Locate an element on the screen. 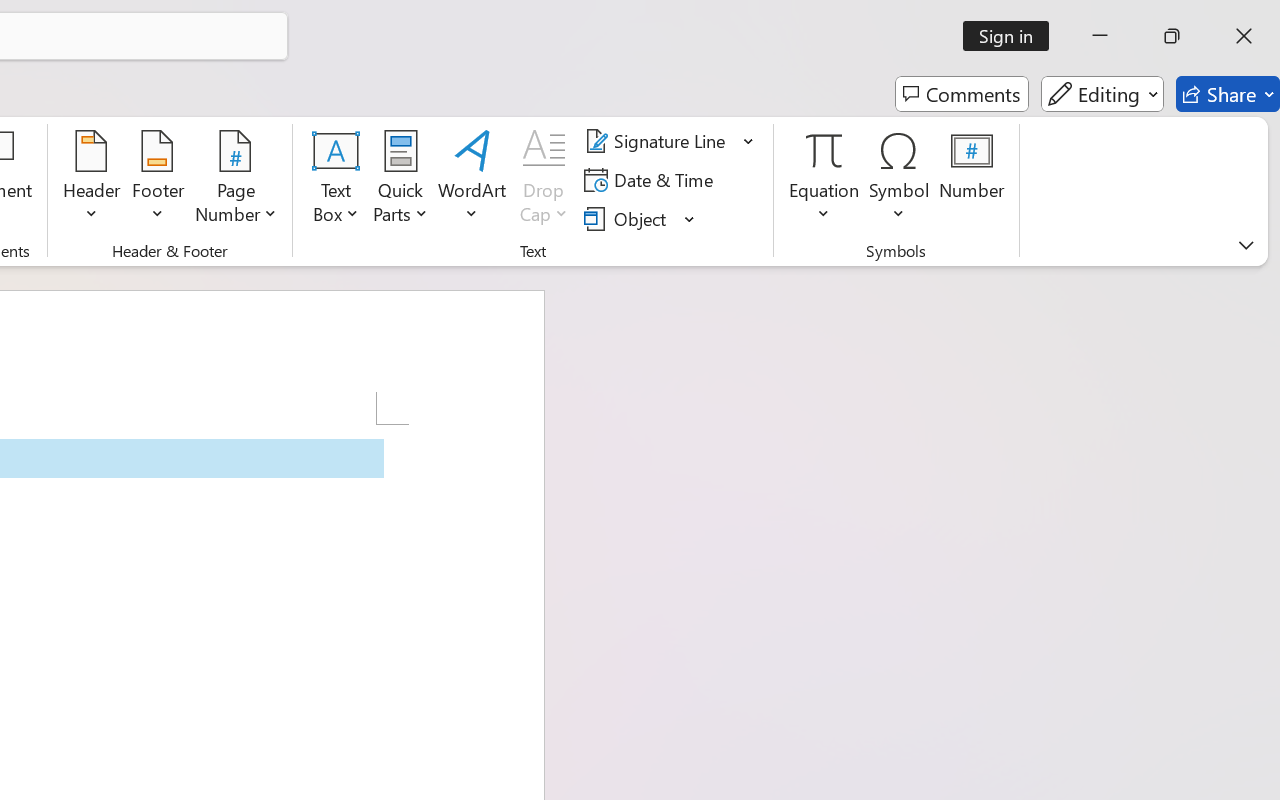 This screenshot has height=800, width=1280. 'Drop Cap' is located at coordinates (544, 179).